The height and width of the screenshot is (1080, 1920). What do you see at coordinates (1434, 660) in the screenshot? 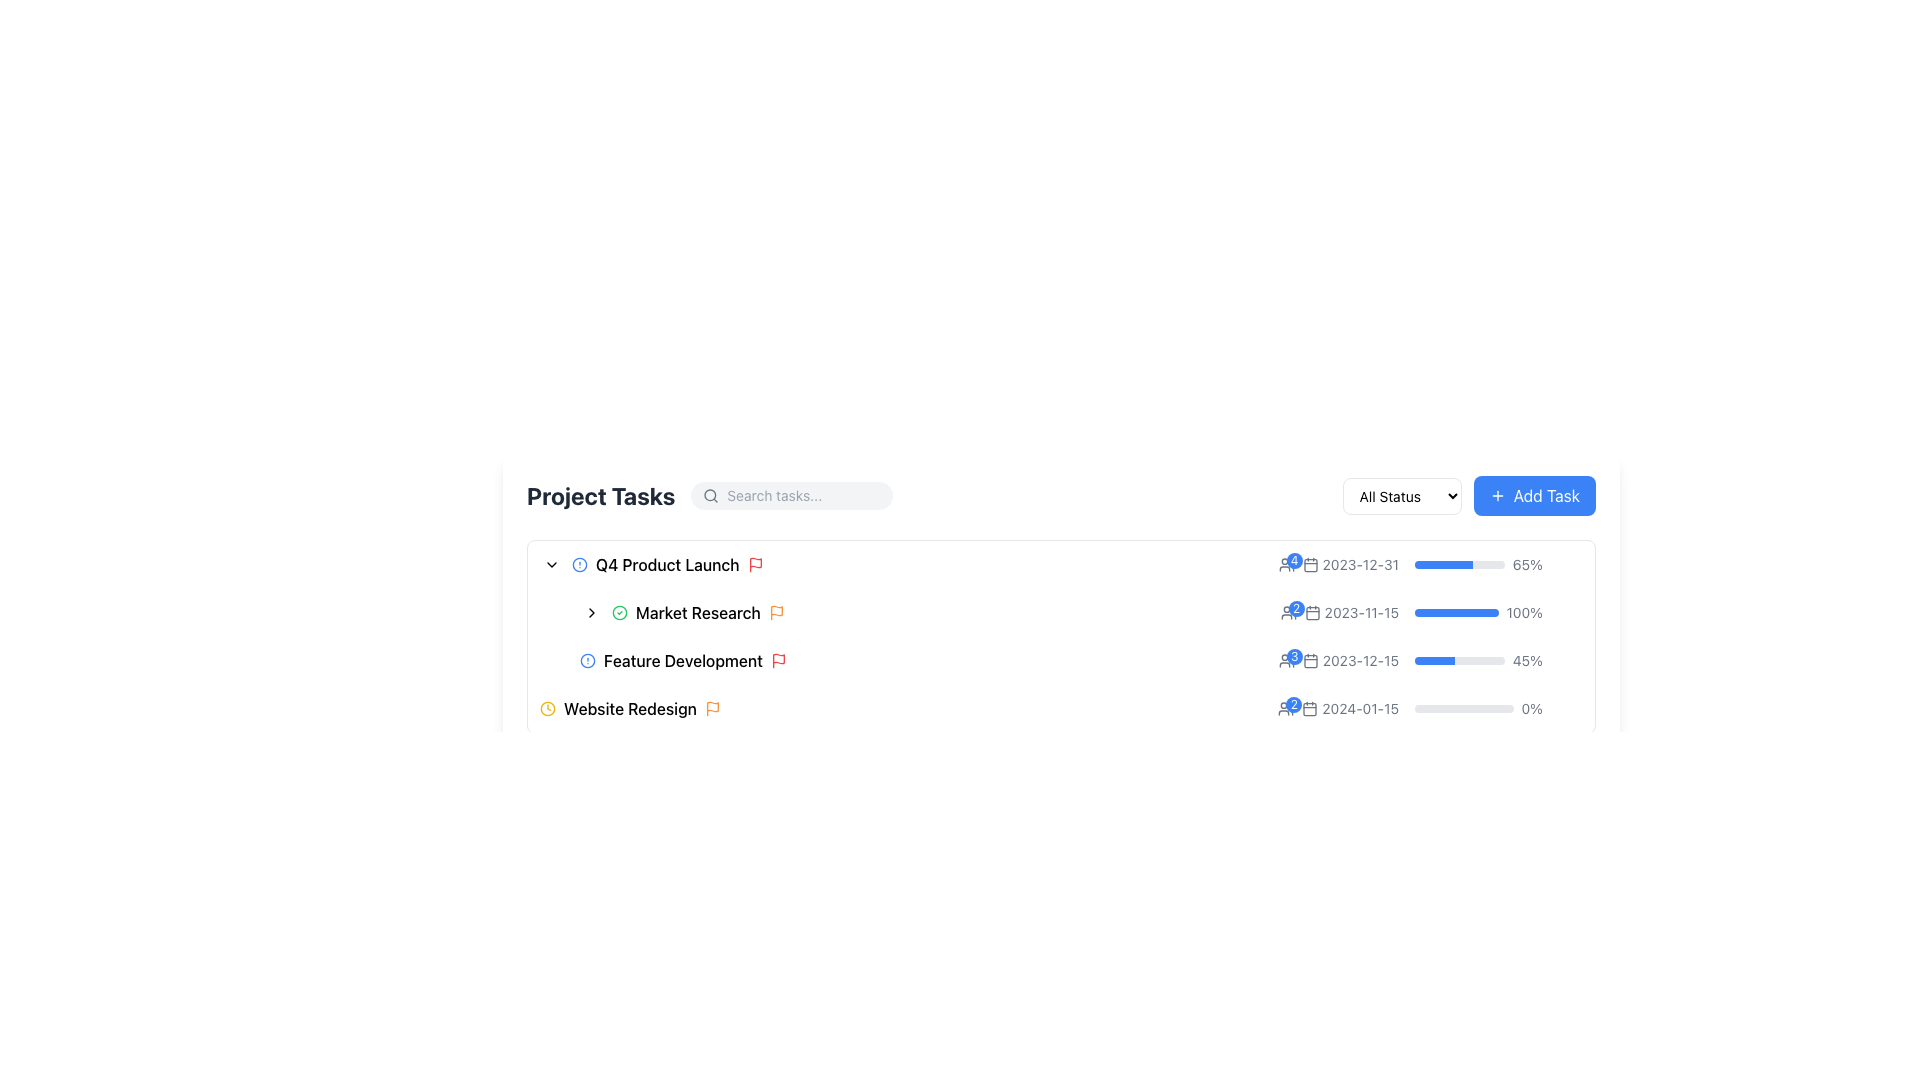
I see `the progress represented by the progress bar located in the task progress section aligned with the '2023-12-15' task entry, which currently indicates 45% completion` at bounding box center [1434, 660].